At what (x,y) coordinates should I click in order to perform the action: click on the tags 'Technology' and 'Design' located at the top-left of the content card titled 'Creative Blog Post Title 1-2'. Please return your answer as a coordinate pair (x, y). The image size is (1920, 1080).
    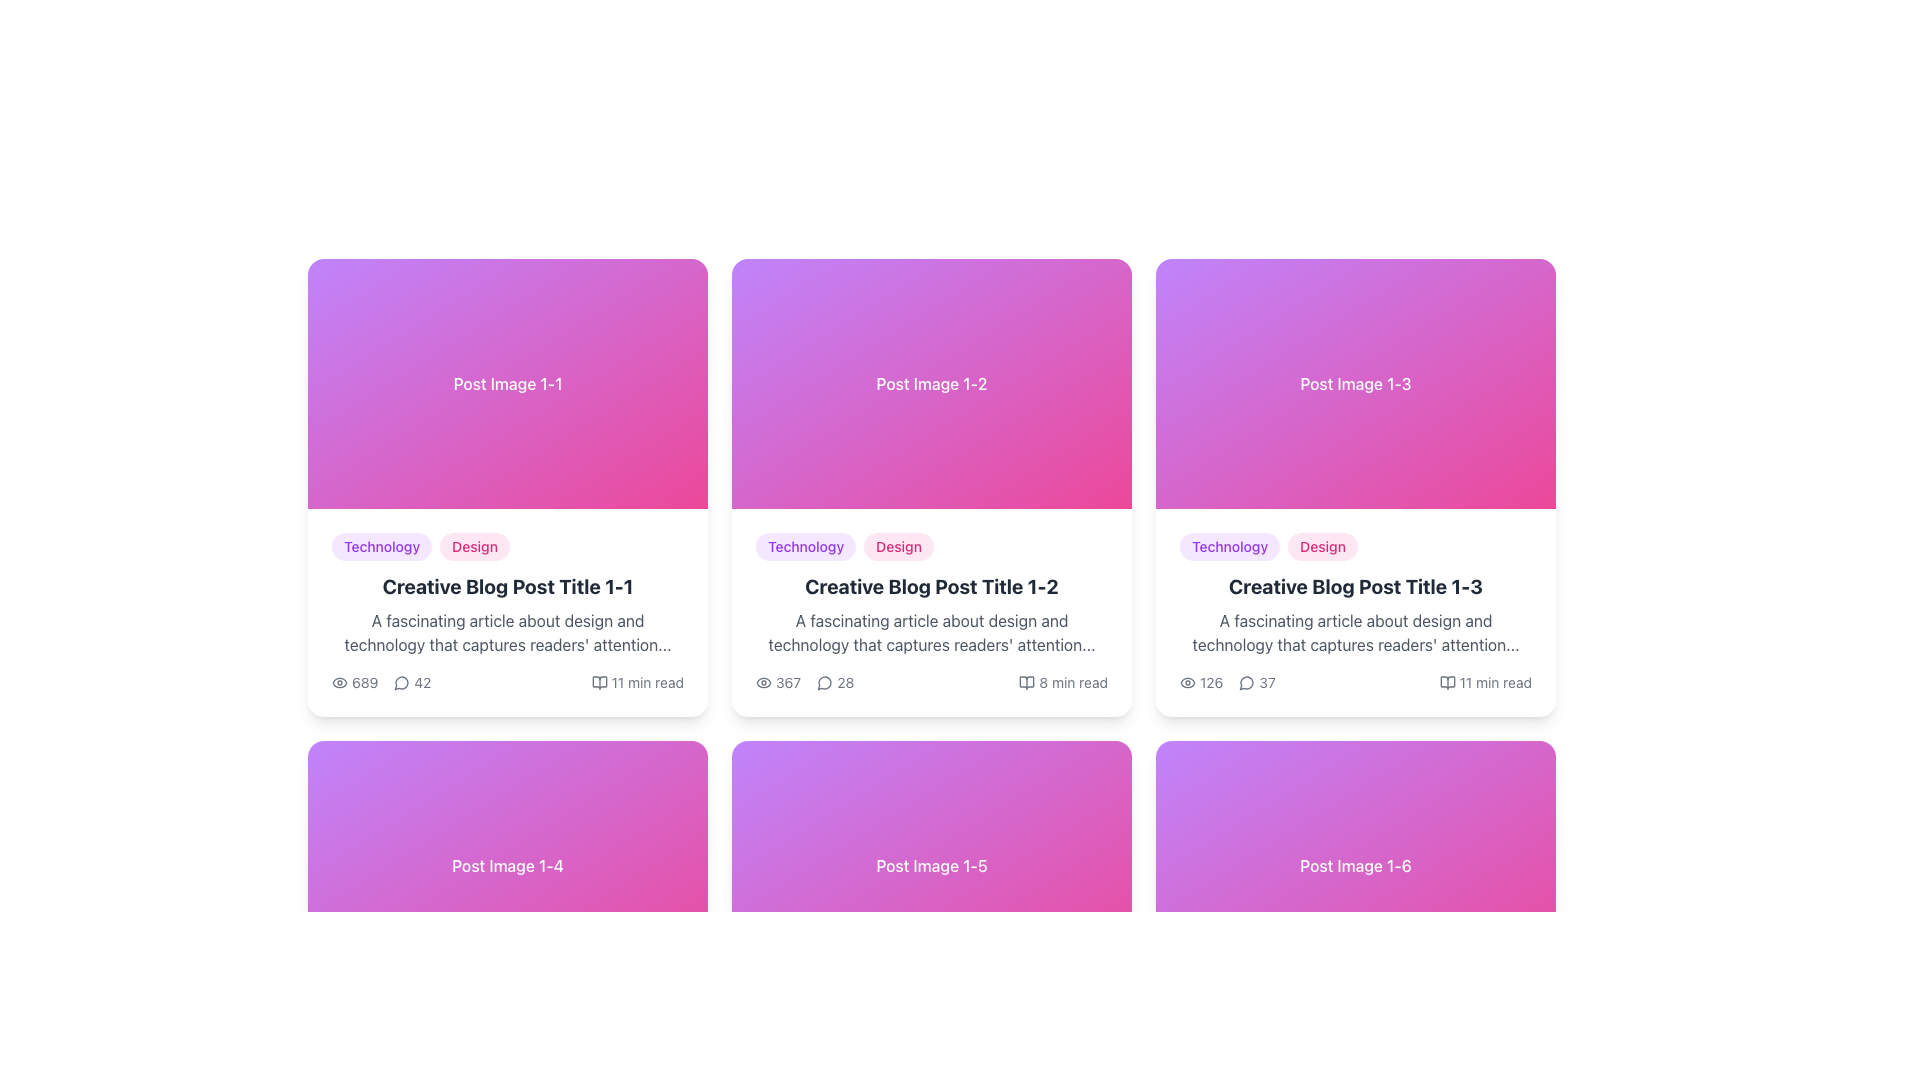
    Looking at the image, I should click on (930, 547).